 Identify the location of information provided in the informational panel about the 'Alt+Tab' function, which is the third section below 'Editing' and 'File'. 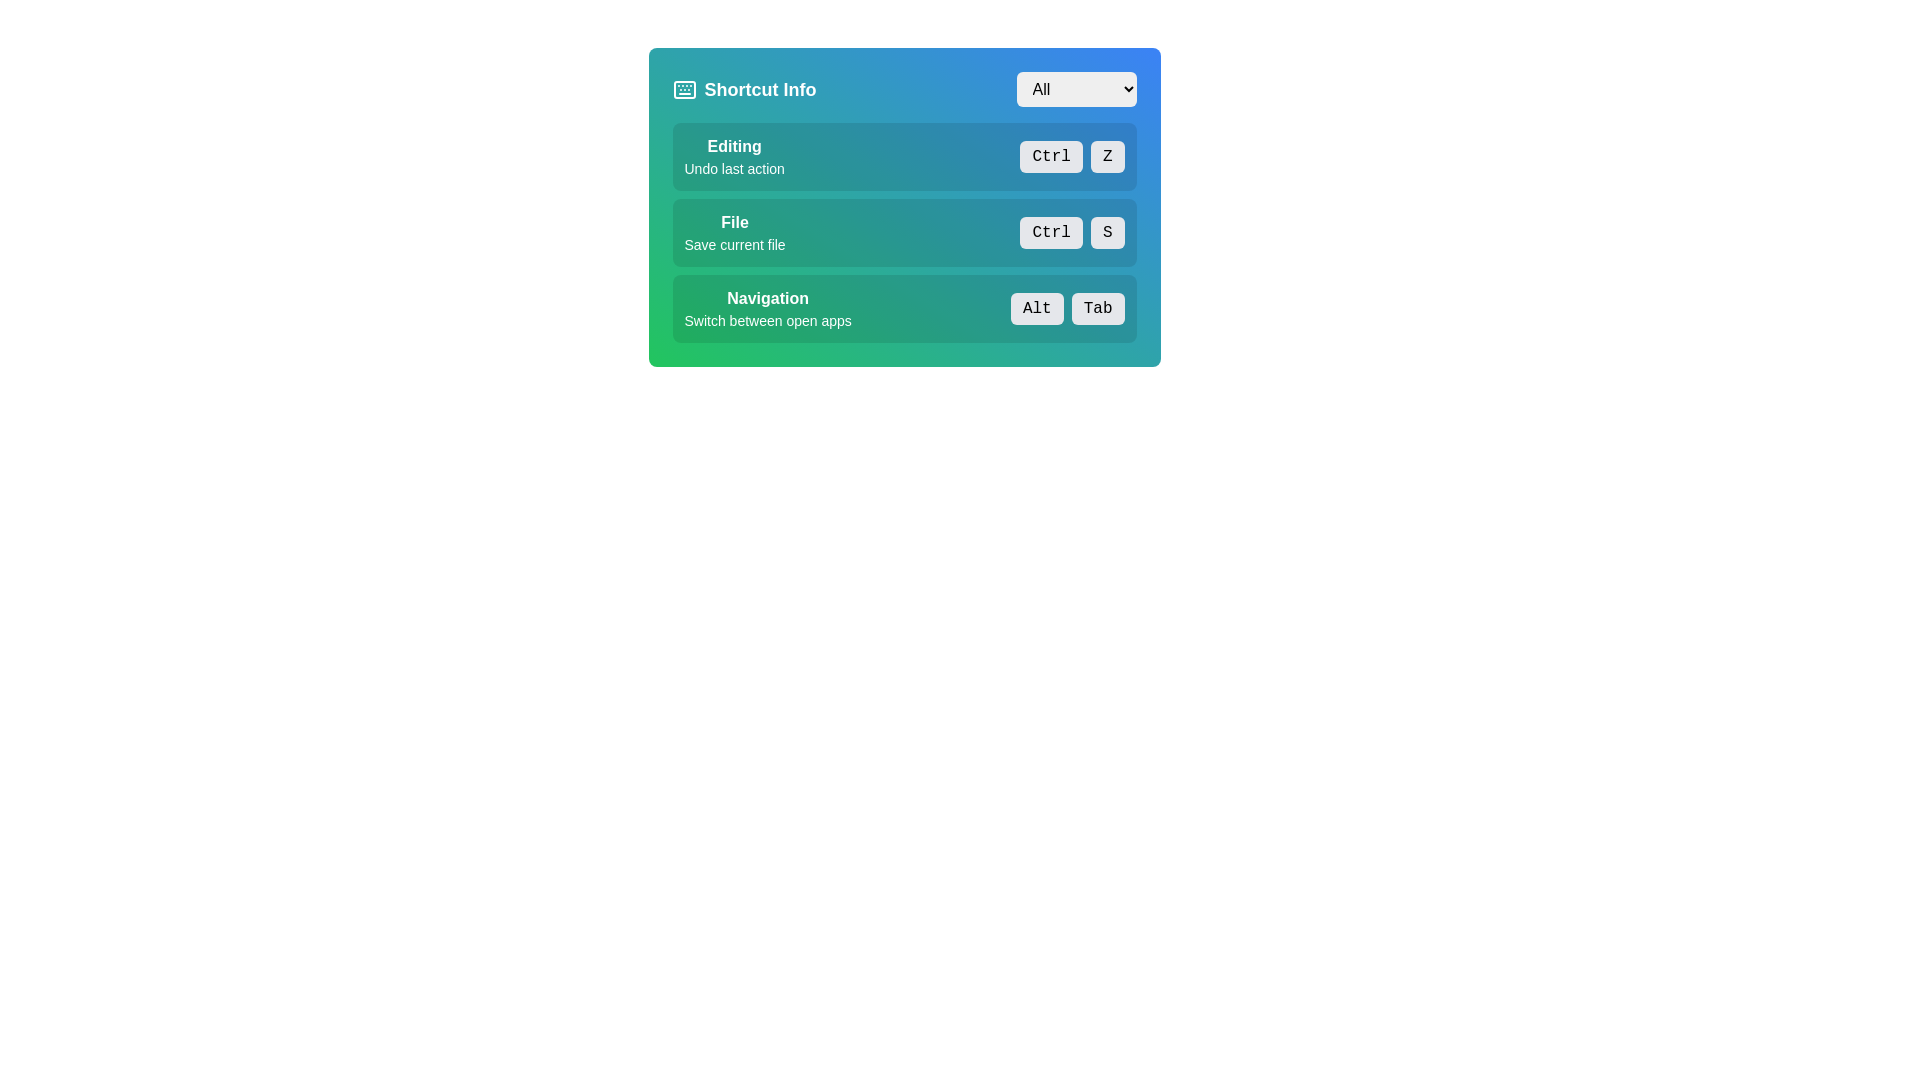
(903, 308).